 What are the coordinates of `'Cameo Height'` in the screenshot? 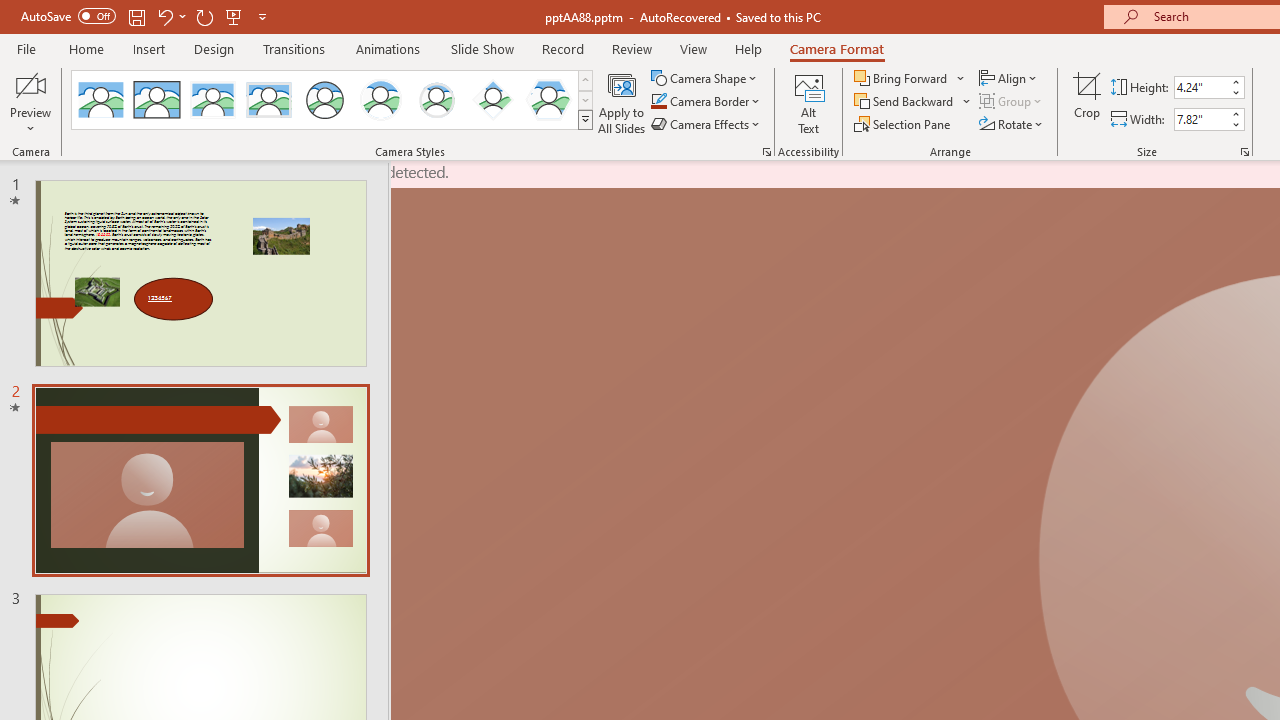 It's located at (1200, 86).